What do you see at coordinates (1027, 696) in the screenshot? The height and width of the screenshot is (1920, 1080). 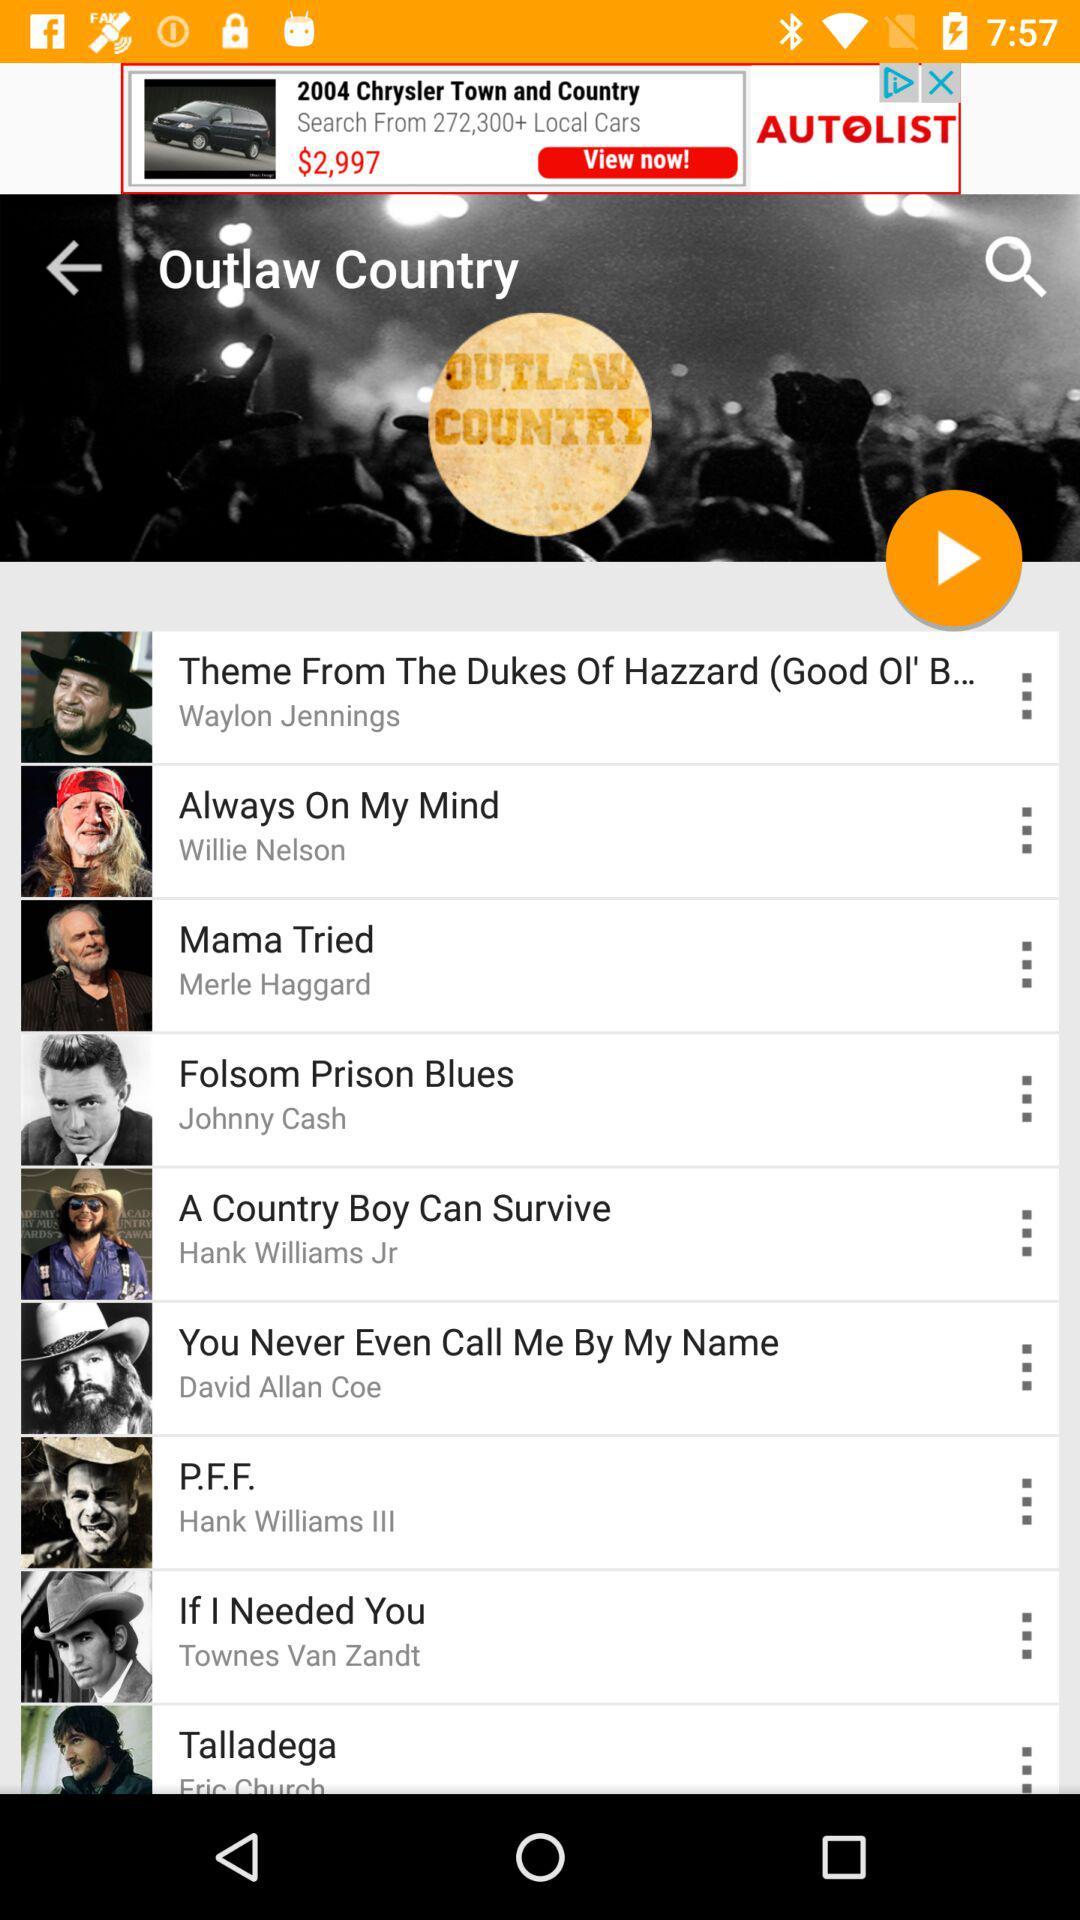 I see `more options` at bounding box center [1027, 696].